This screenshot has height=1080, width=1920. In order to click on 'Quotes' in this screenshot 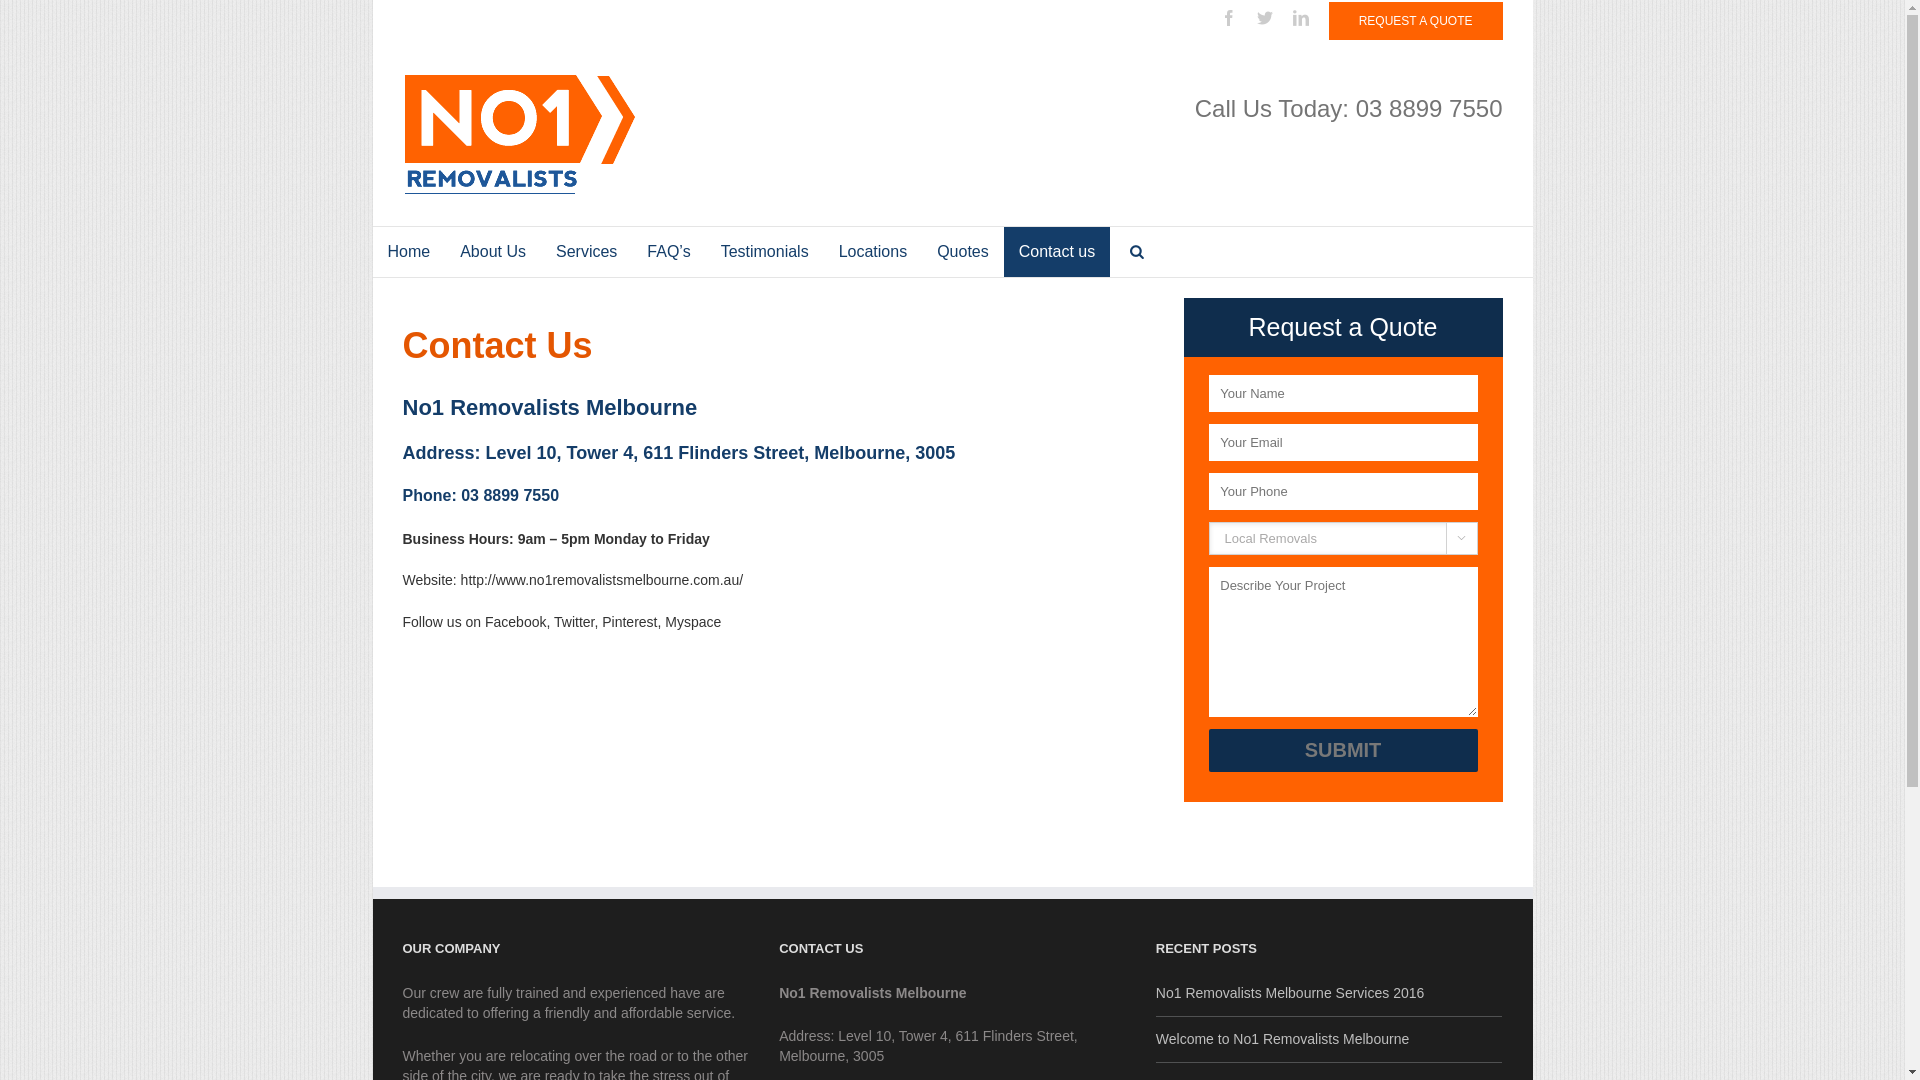, I will do `click(963, 250)`.